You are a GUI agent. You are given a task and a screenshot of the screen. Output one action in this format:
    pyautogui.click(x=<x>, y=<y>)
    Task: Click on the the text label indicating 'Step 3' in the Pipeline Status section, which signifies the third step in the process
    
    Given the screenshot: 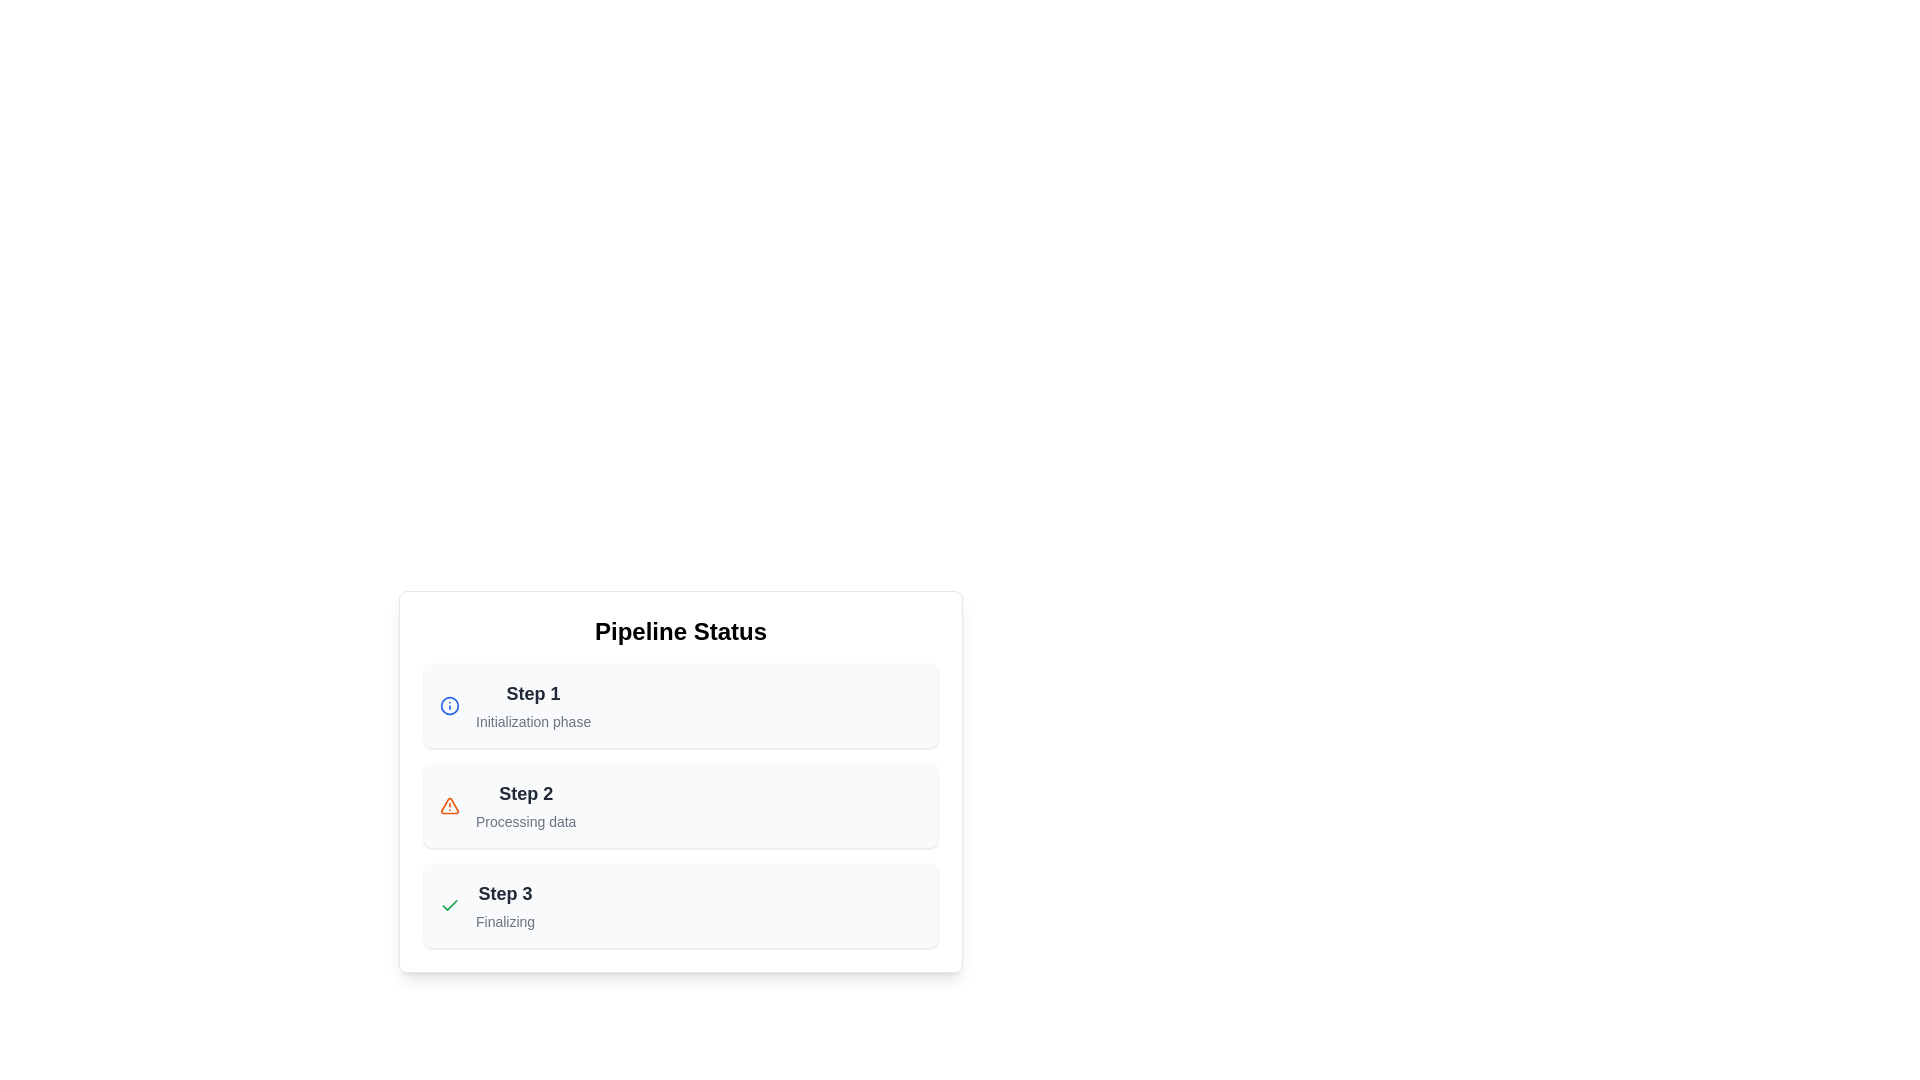 What is the action you would take?
    pyautogui.click(x=505, y=893)
    